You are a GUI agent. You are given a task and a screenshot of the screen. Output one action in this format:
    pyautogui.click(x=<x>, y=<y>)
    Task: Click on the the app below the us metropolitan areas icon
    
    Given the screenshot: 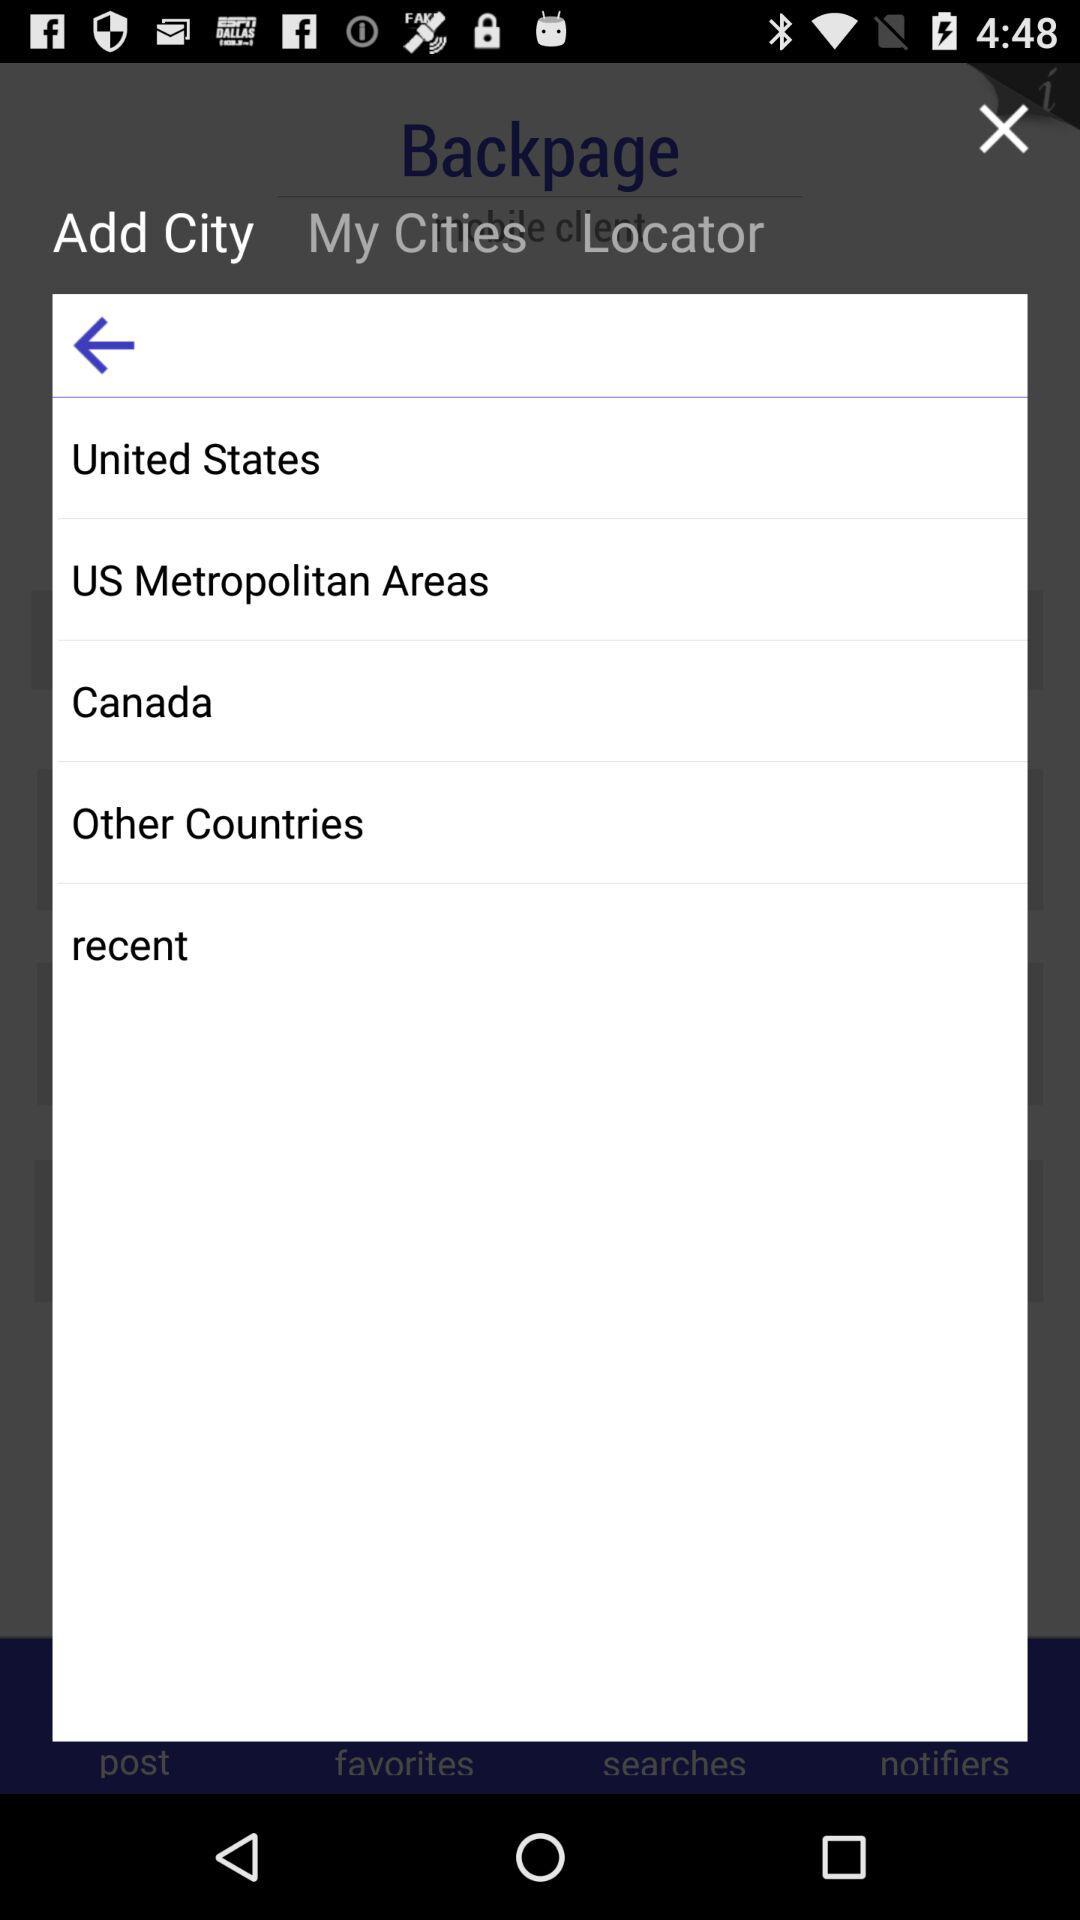 What is the action you would take?
    pyautogui.click(x=542, y=700)
    